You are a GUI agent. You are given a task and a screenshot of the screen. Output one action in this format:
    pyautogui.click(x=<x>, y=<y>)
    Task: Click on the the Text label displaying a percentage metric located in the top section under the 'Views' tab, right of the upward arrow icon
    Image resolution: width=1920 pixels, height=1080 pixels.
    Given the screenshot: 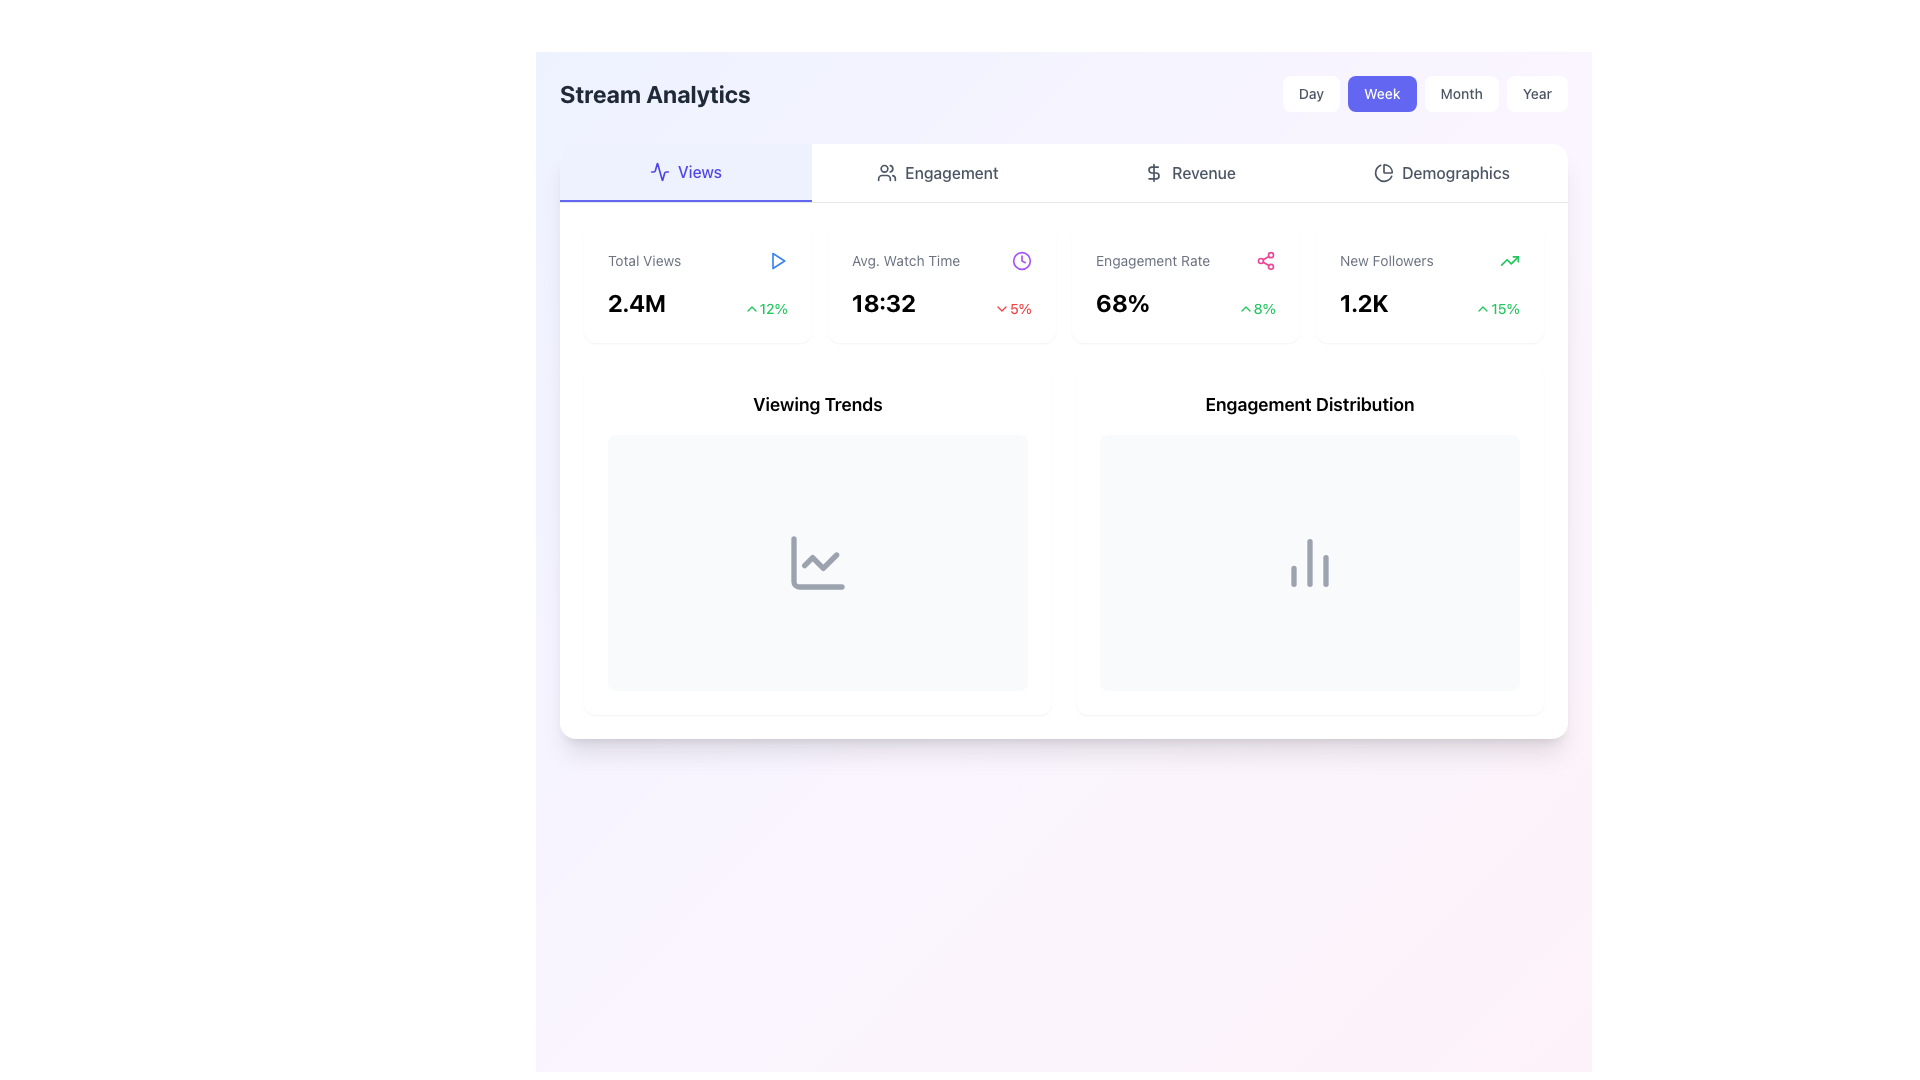 What is the action you would take?
    pyautogui.click(x=772, y=308)
    